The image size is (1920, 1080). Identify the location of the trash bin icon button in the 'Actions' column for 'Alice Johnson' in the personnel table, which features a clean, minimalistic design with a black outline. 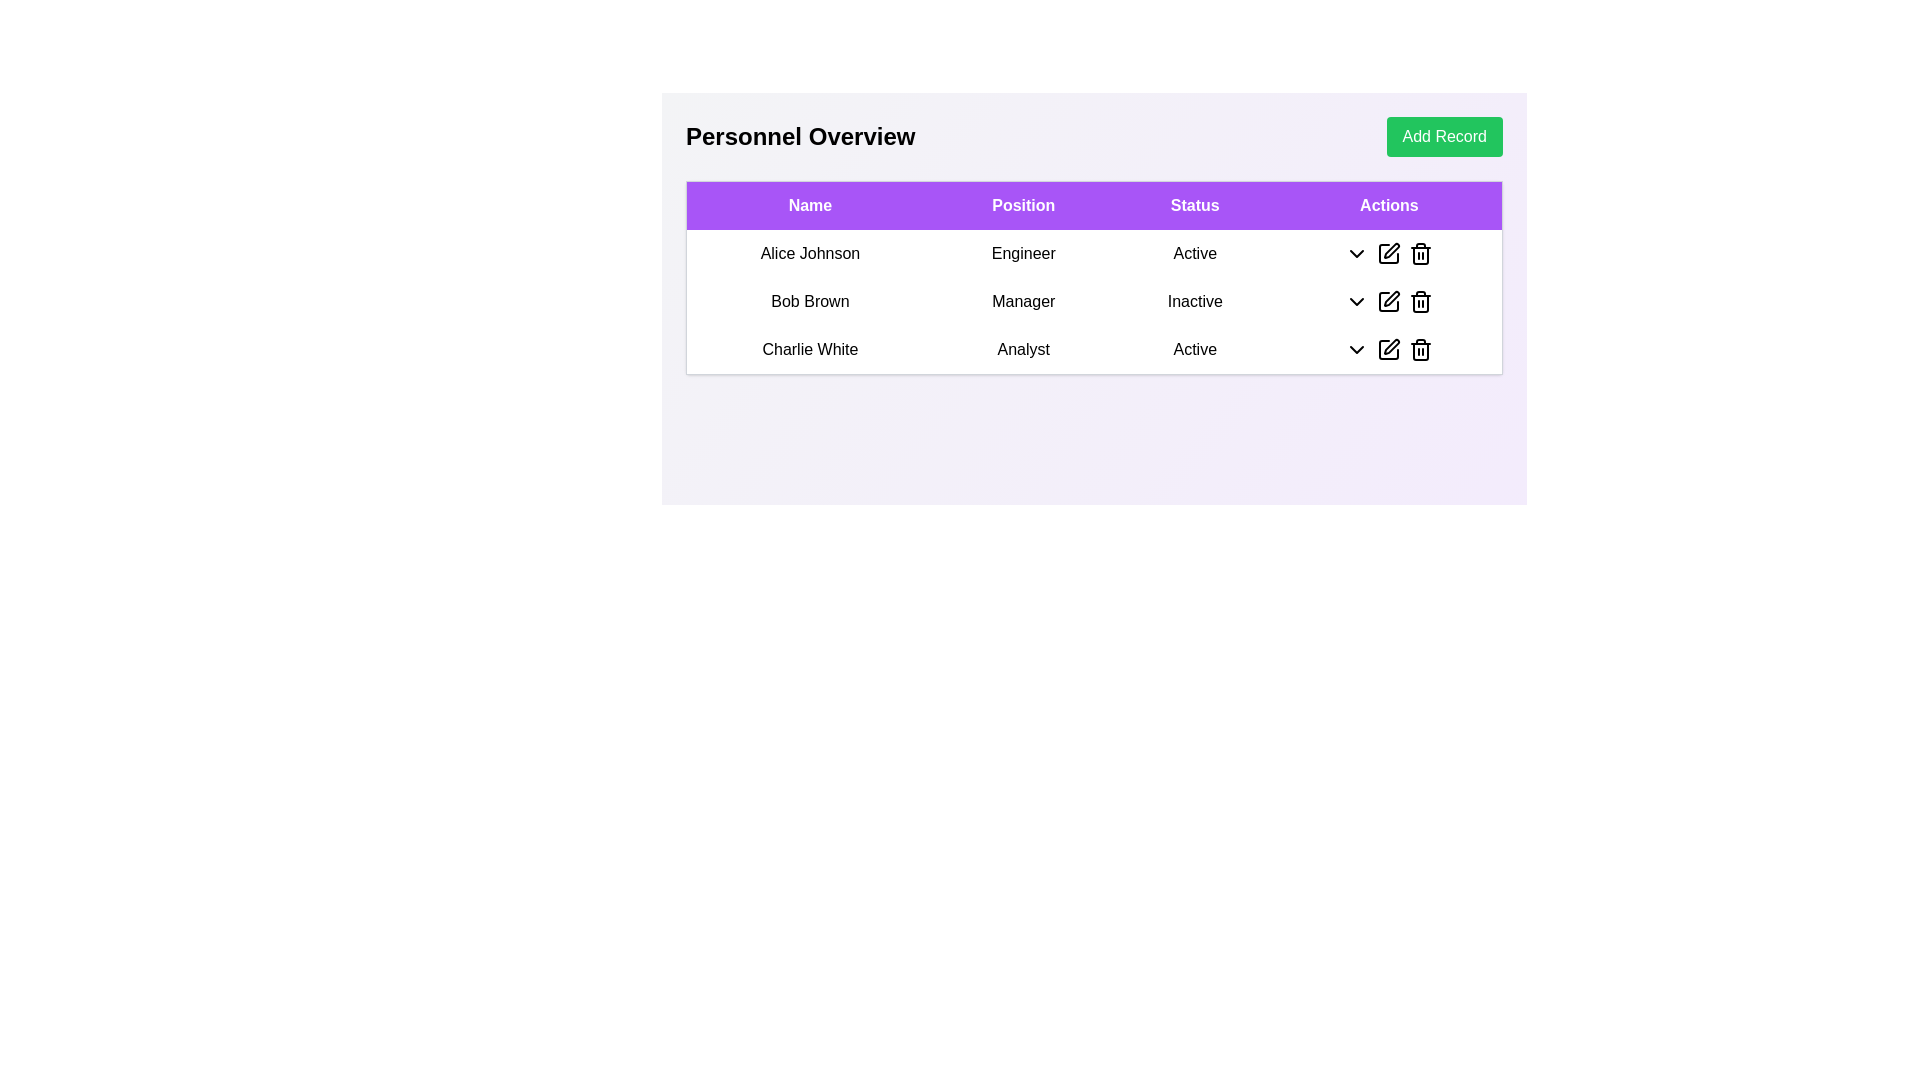
(1420, 253).